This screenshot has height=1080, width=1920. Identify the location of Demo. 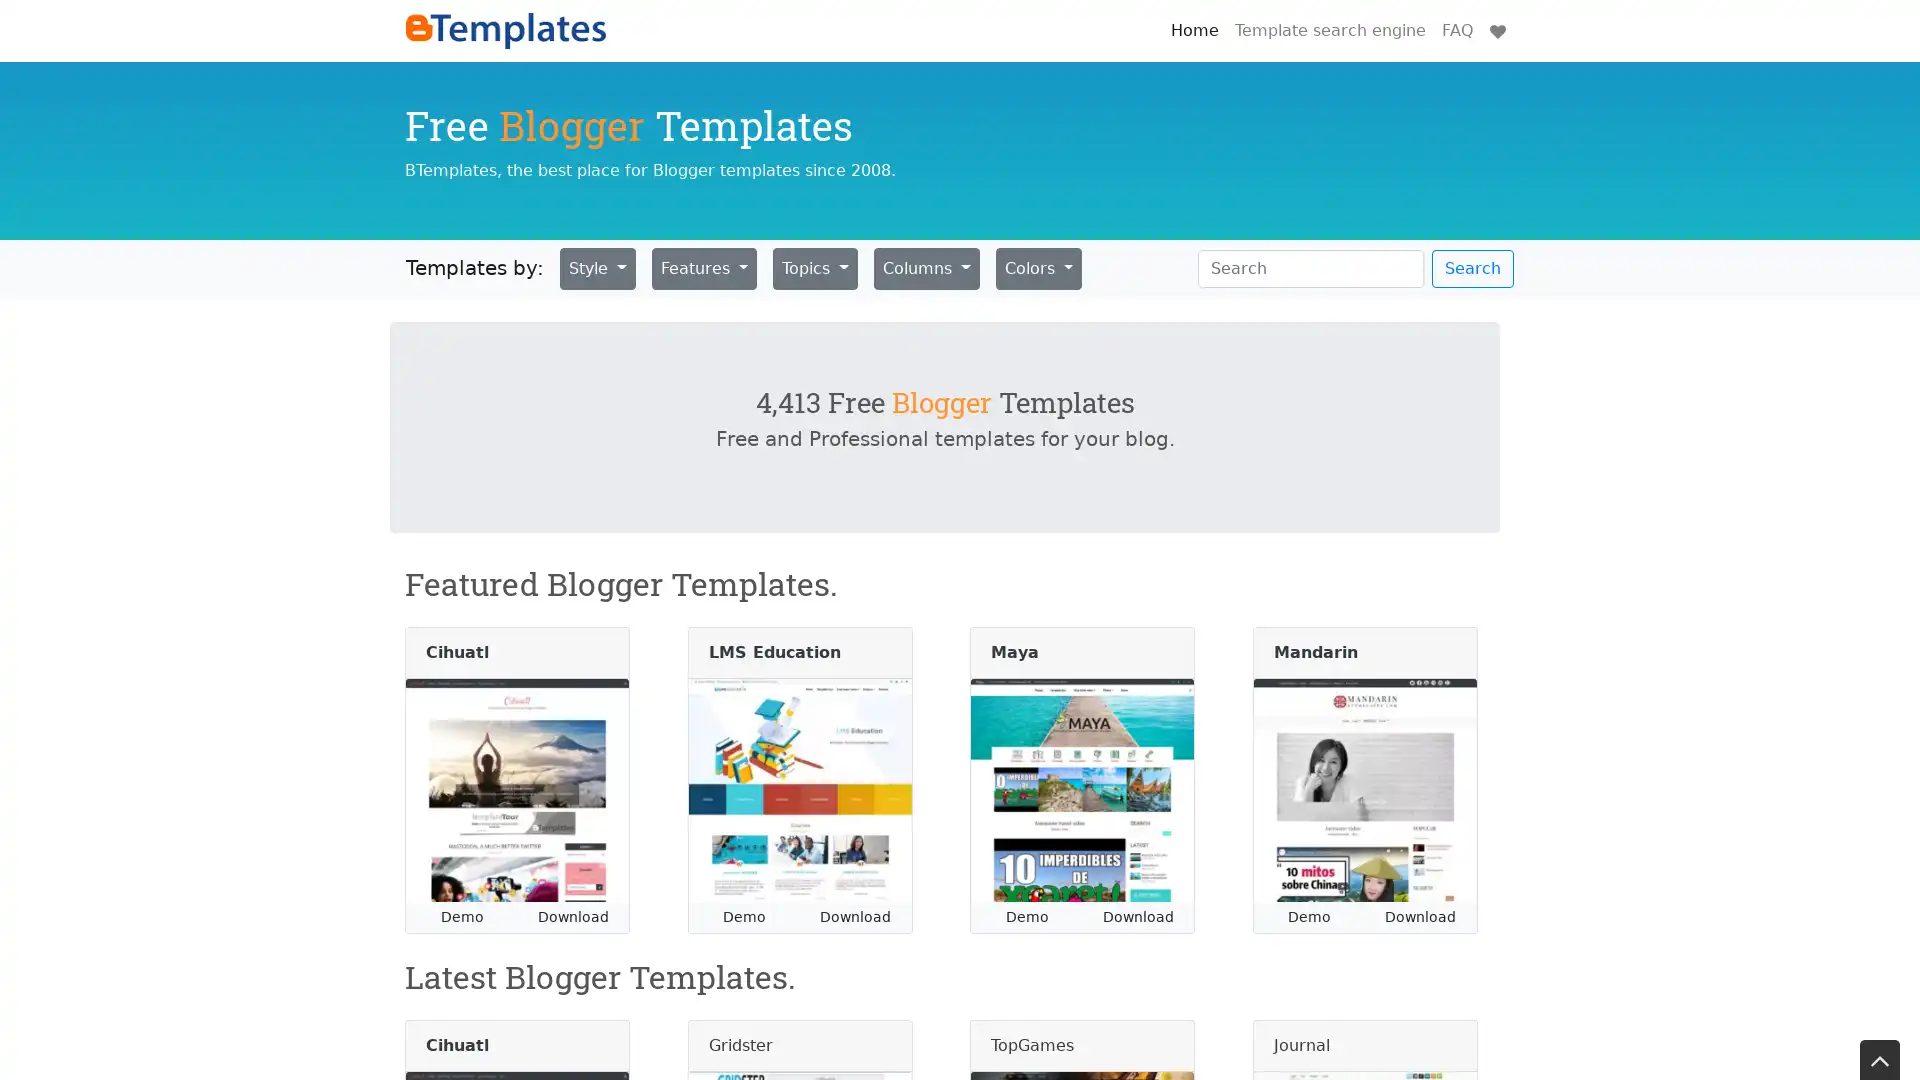
(743, 916).